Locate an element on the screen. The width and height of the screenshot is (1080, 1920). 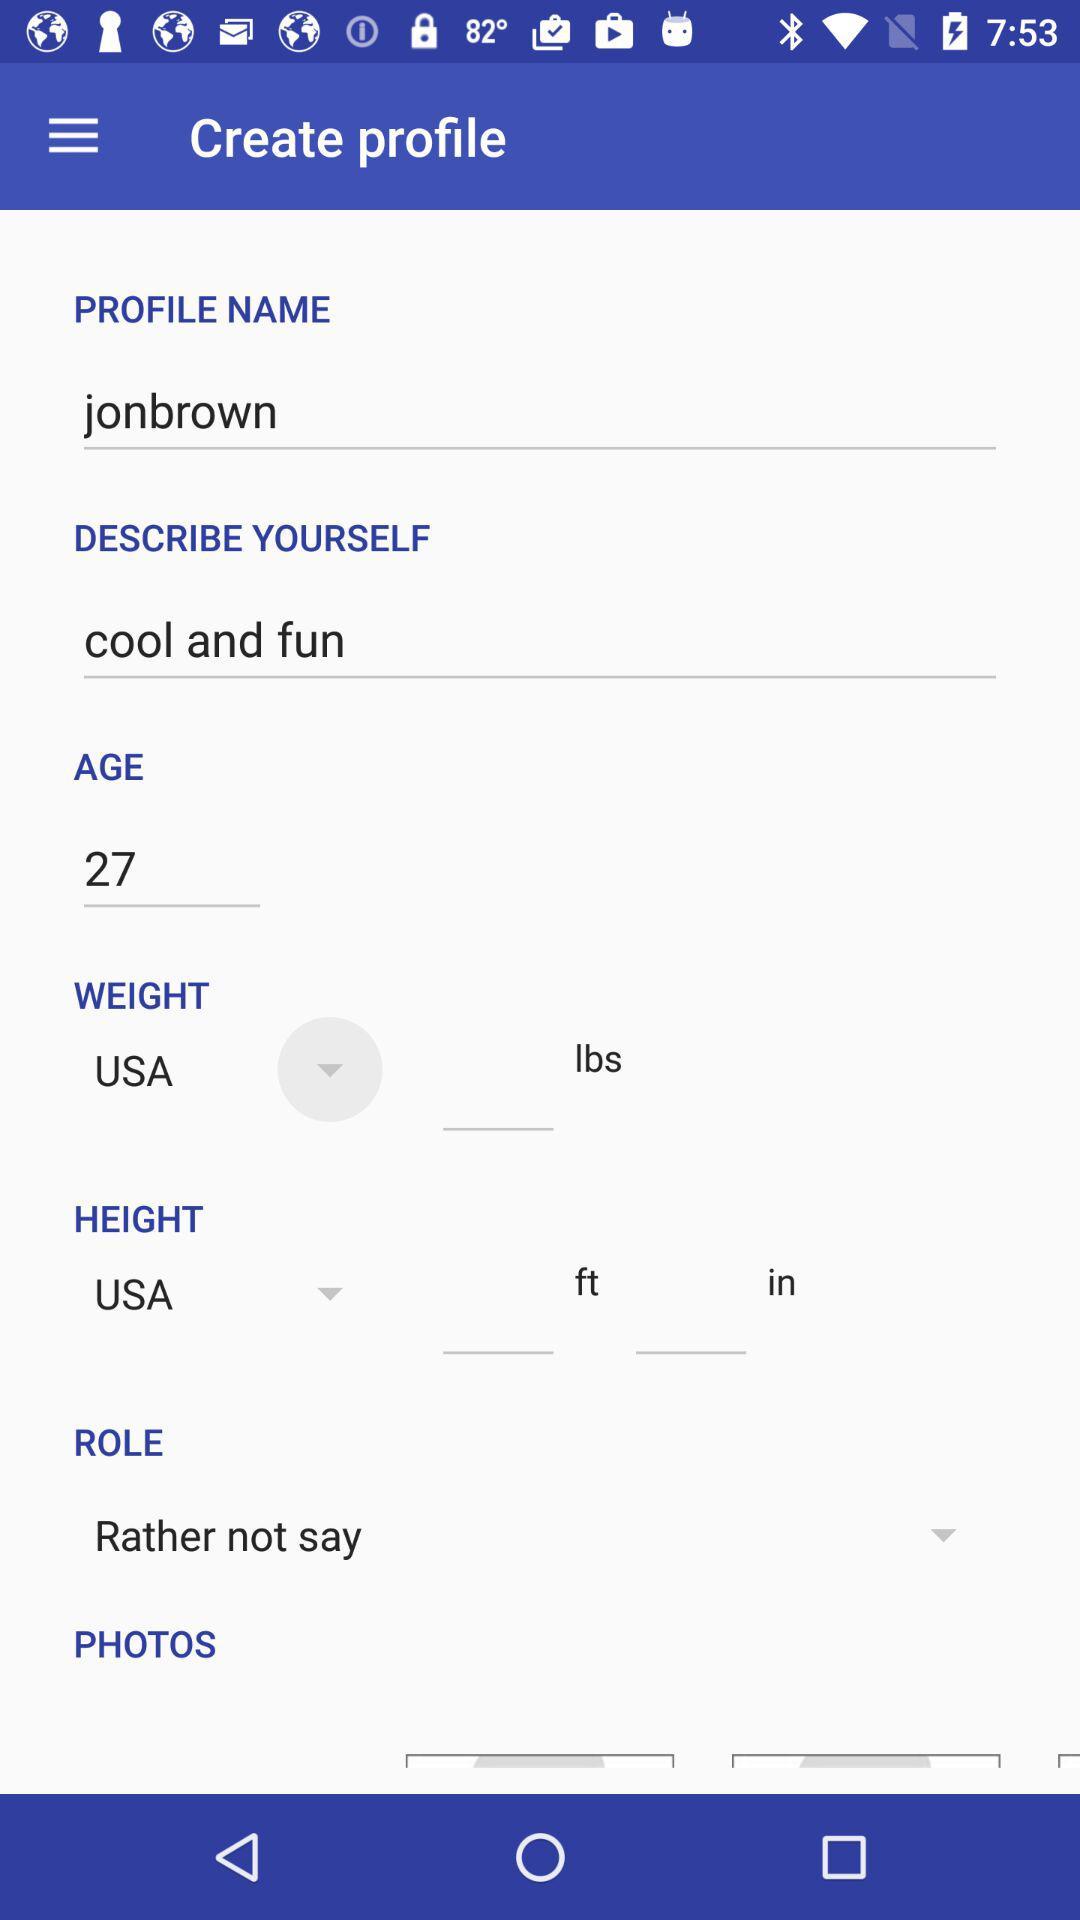
how many feet tall you are is located at coordinates (497, 1318).